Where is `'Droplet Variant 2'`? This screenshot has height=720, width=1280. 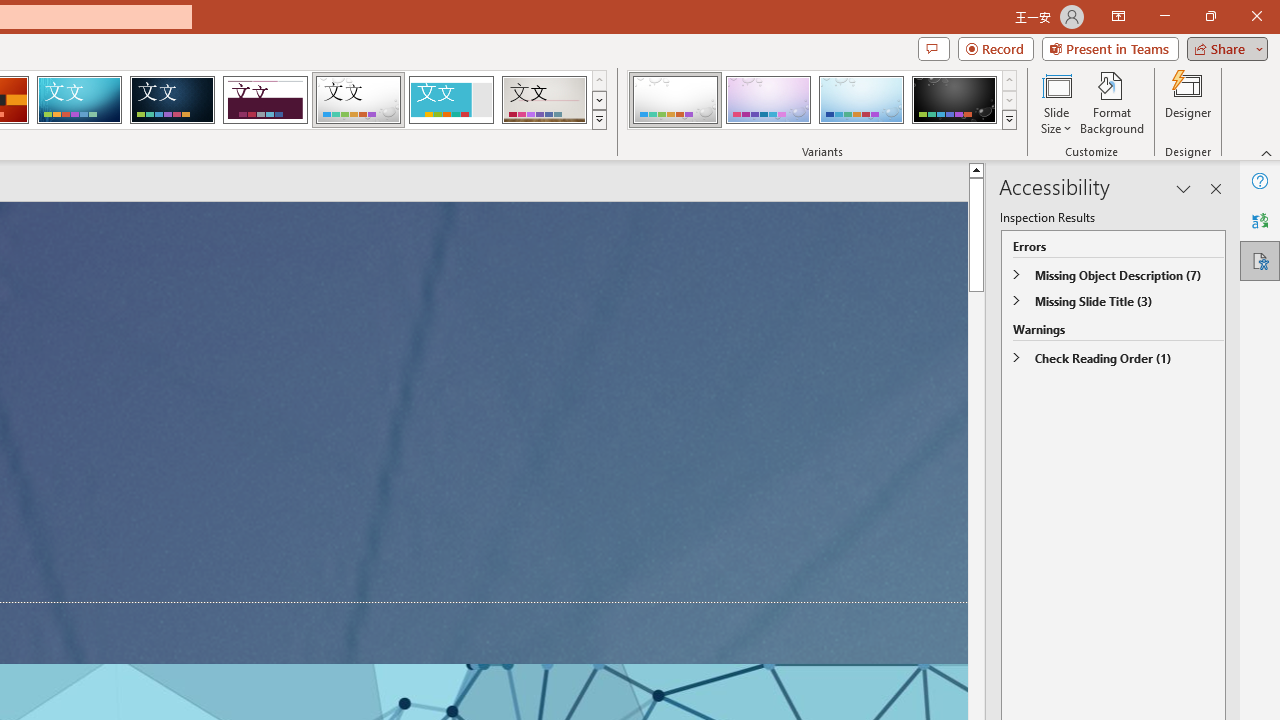
'Droplet Variant 2' is located at coordinates (767, 100).